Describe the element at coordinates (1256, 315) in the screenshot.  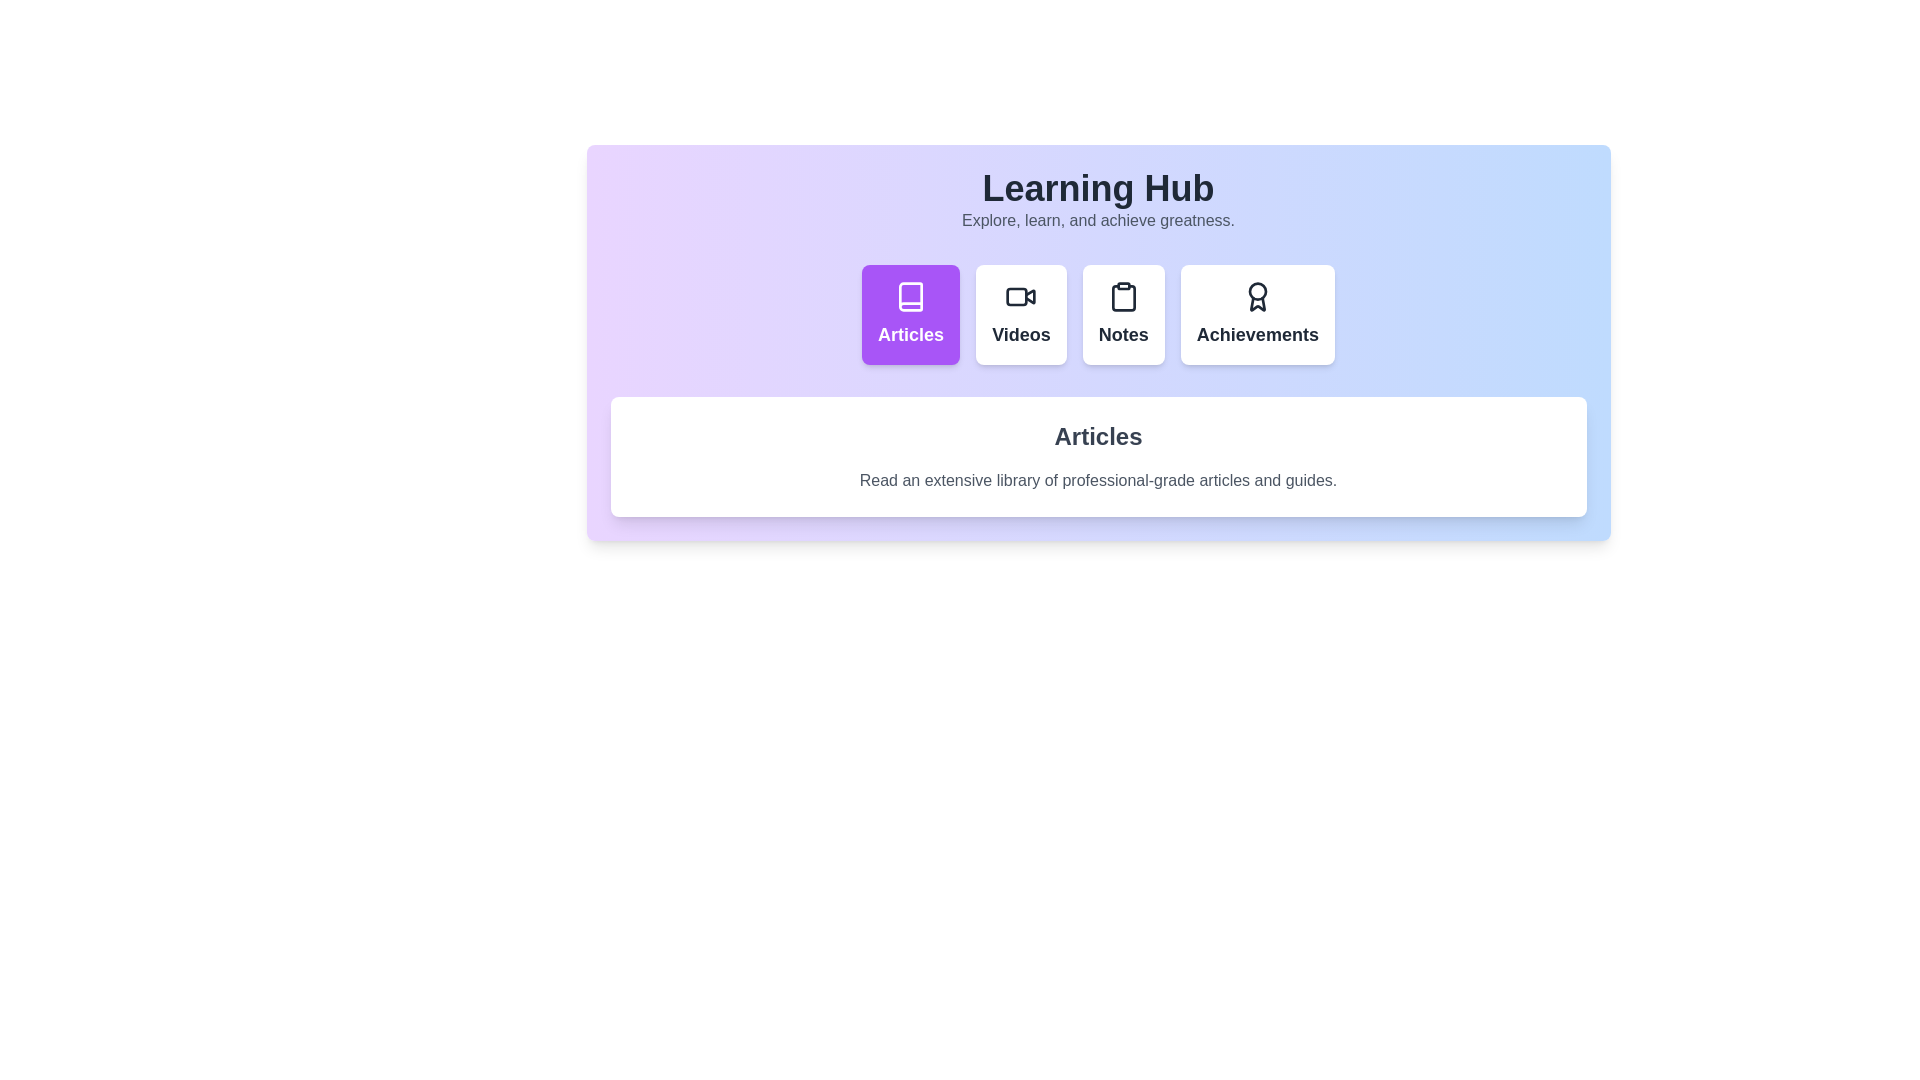
I see `the tab labeled Achievements to view its content` at that location.